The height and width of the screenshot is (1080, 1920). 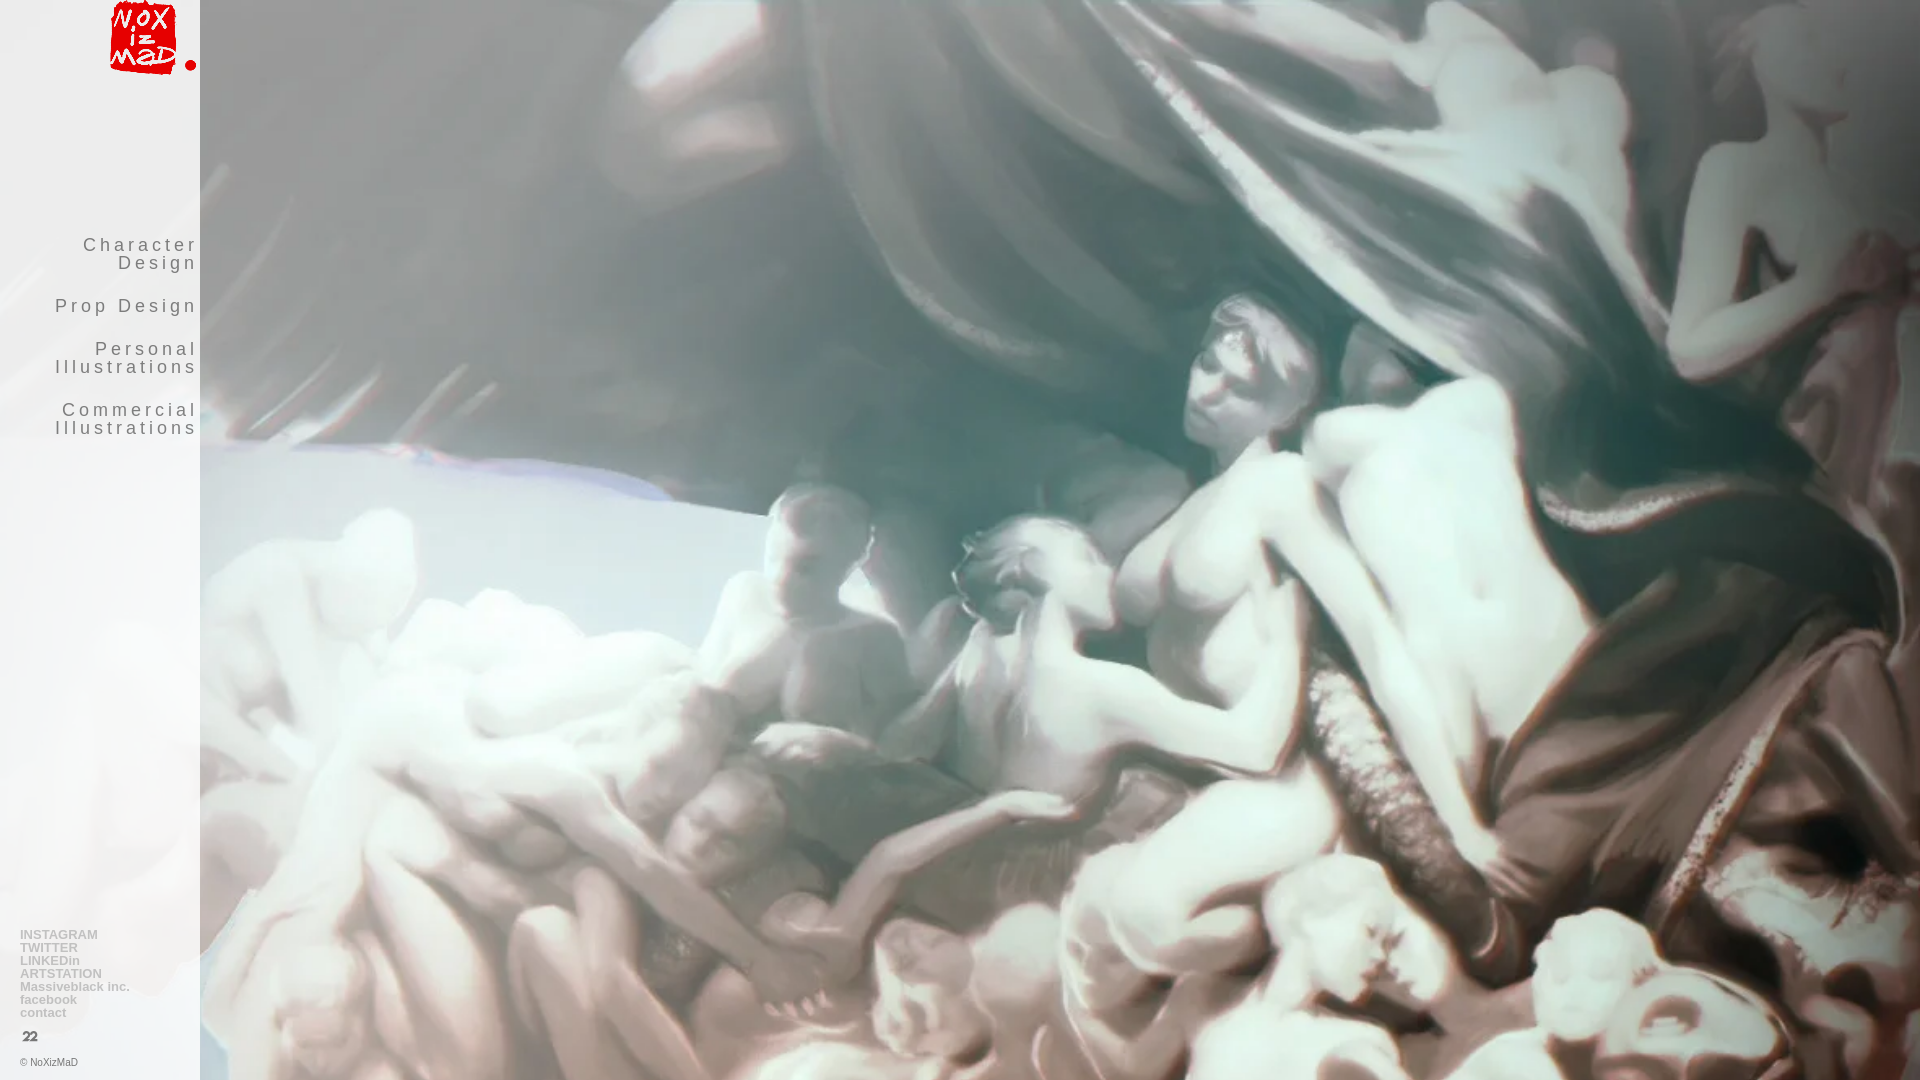 What do you see at coordinates (19, 972) in the screenshot?
I see `'ARTSTATION'` at bounding box center [19, 972].